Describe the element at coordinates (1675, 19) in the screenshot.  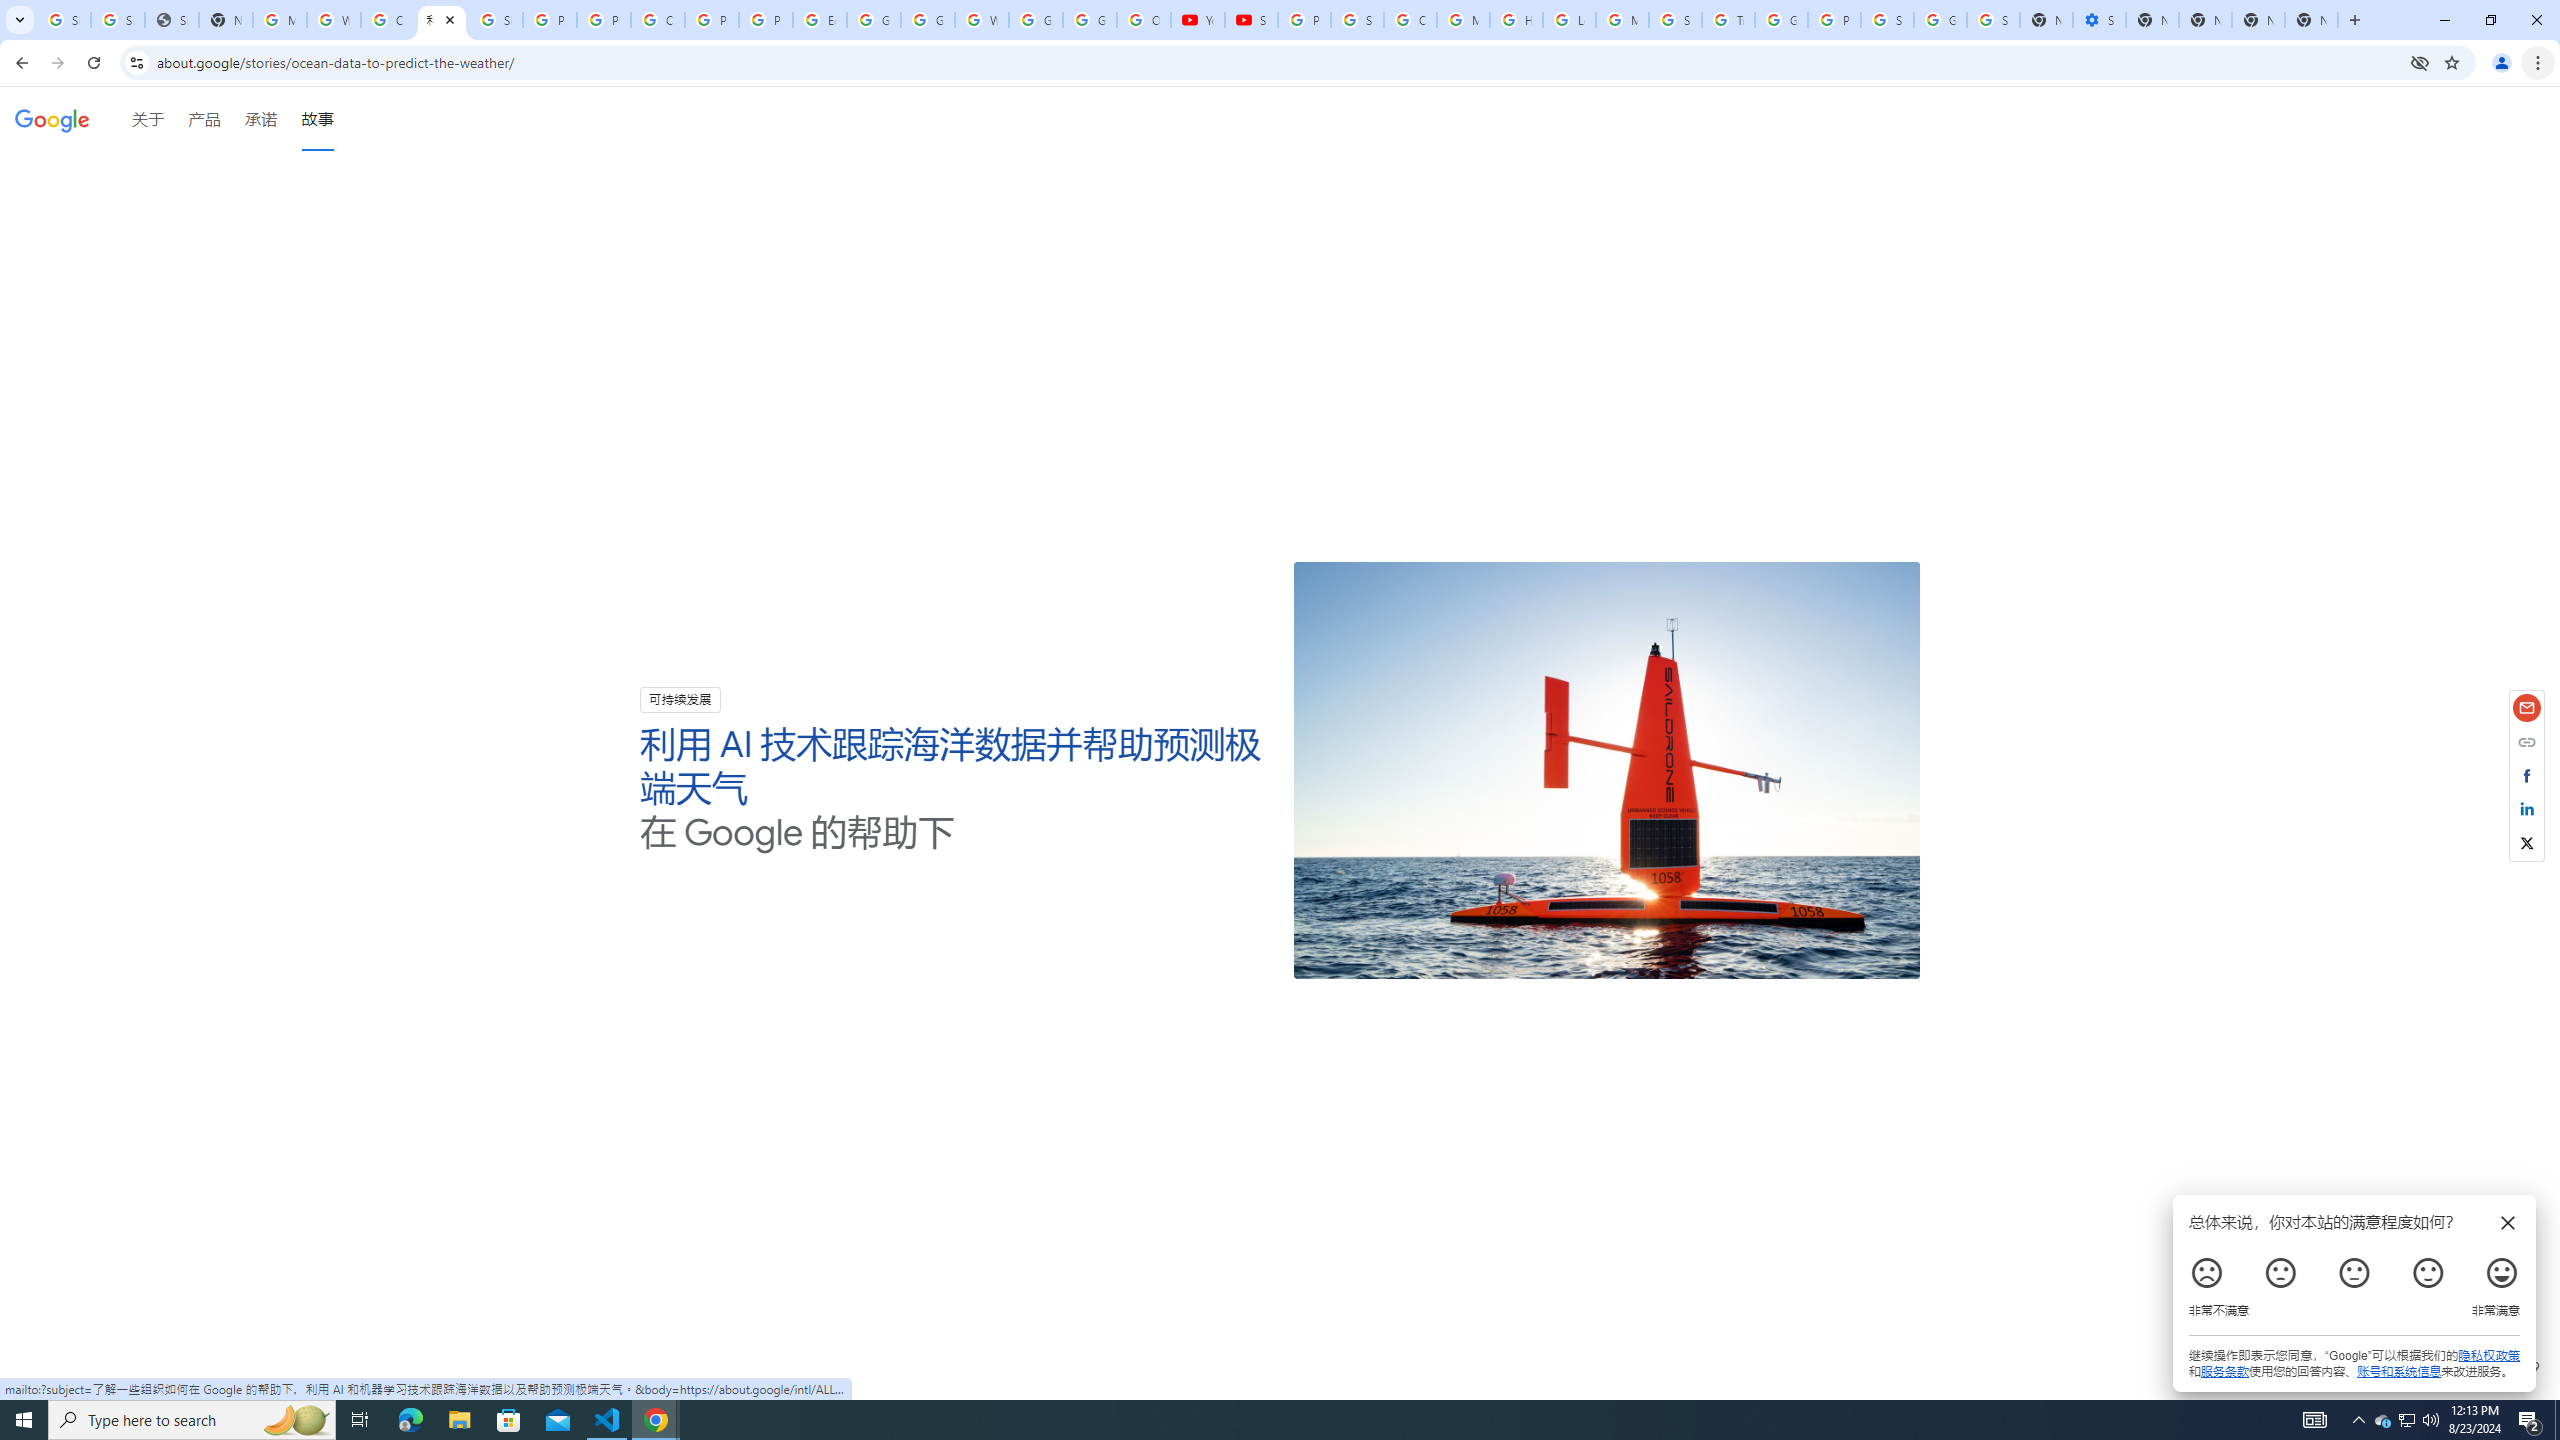
I see `'Search our Doodle Library Collection - Google Doodles'` at that location.